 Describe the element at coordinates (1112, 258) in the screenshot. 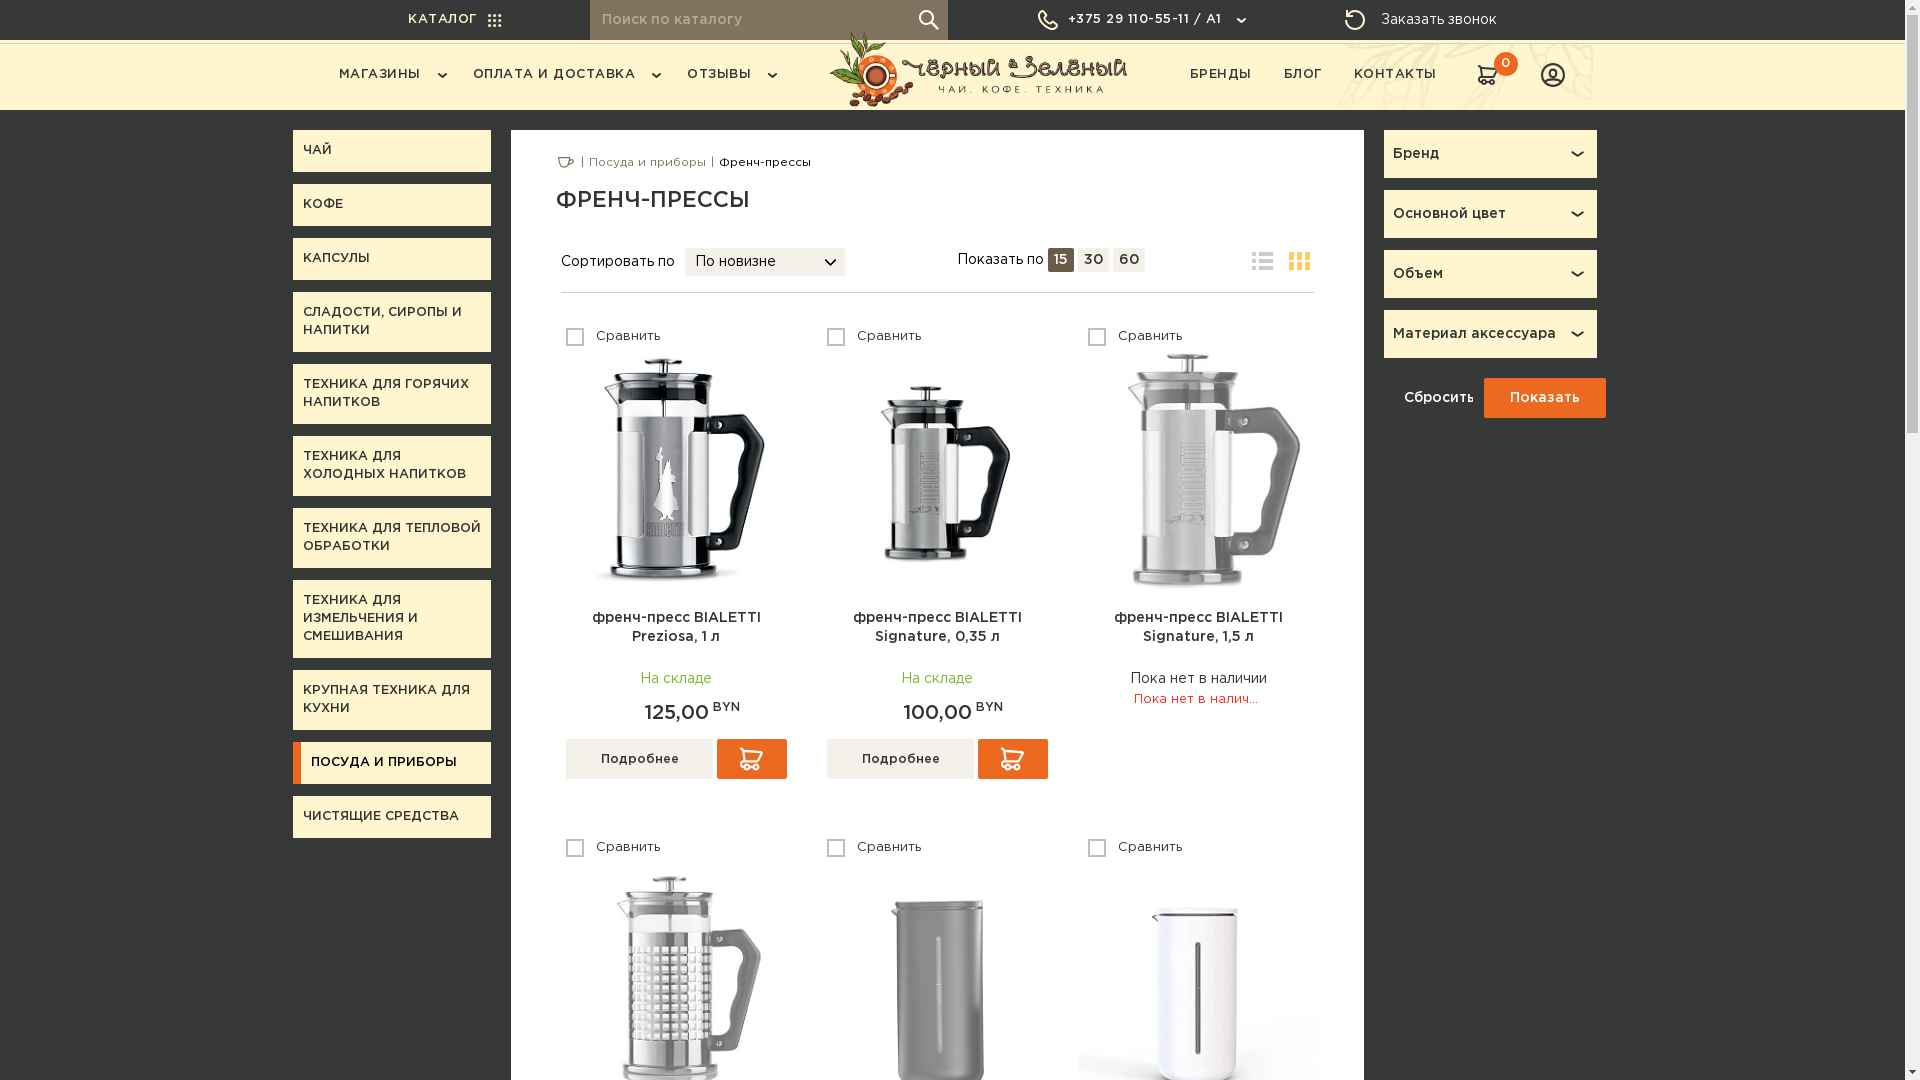

I see `'60'` at that location.